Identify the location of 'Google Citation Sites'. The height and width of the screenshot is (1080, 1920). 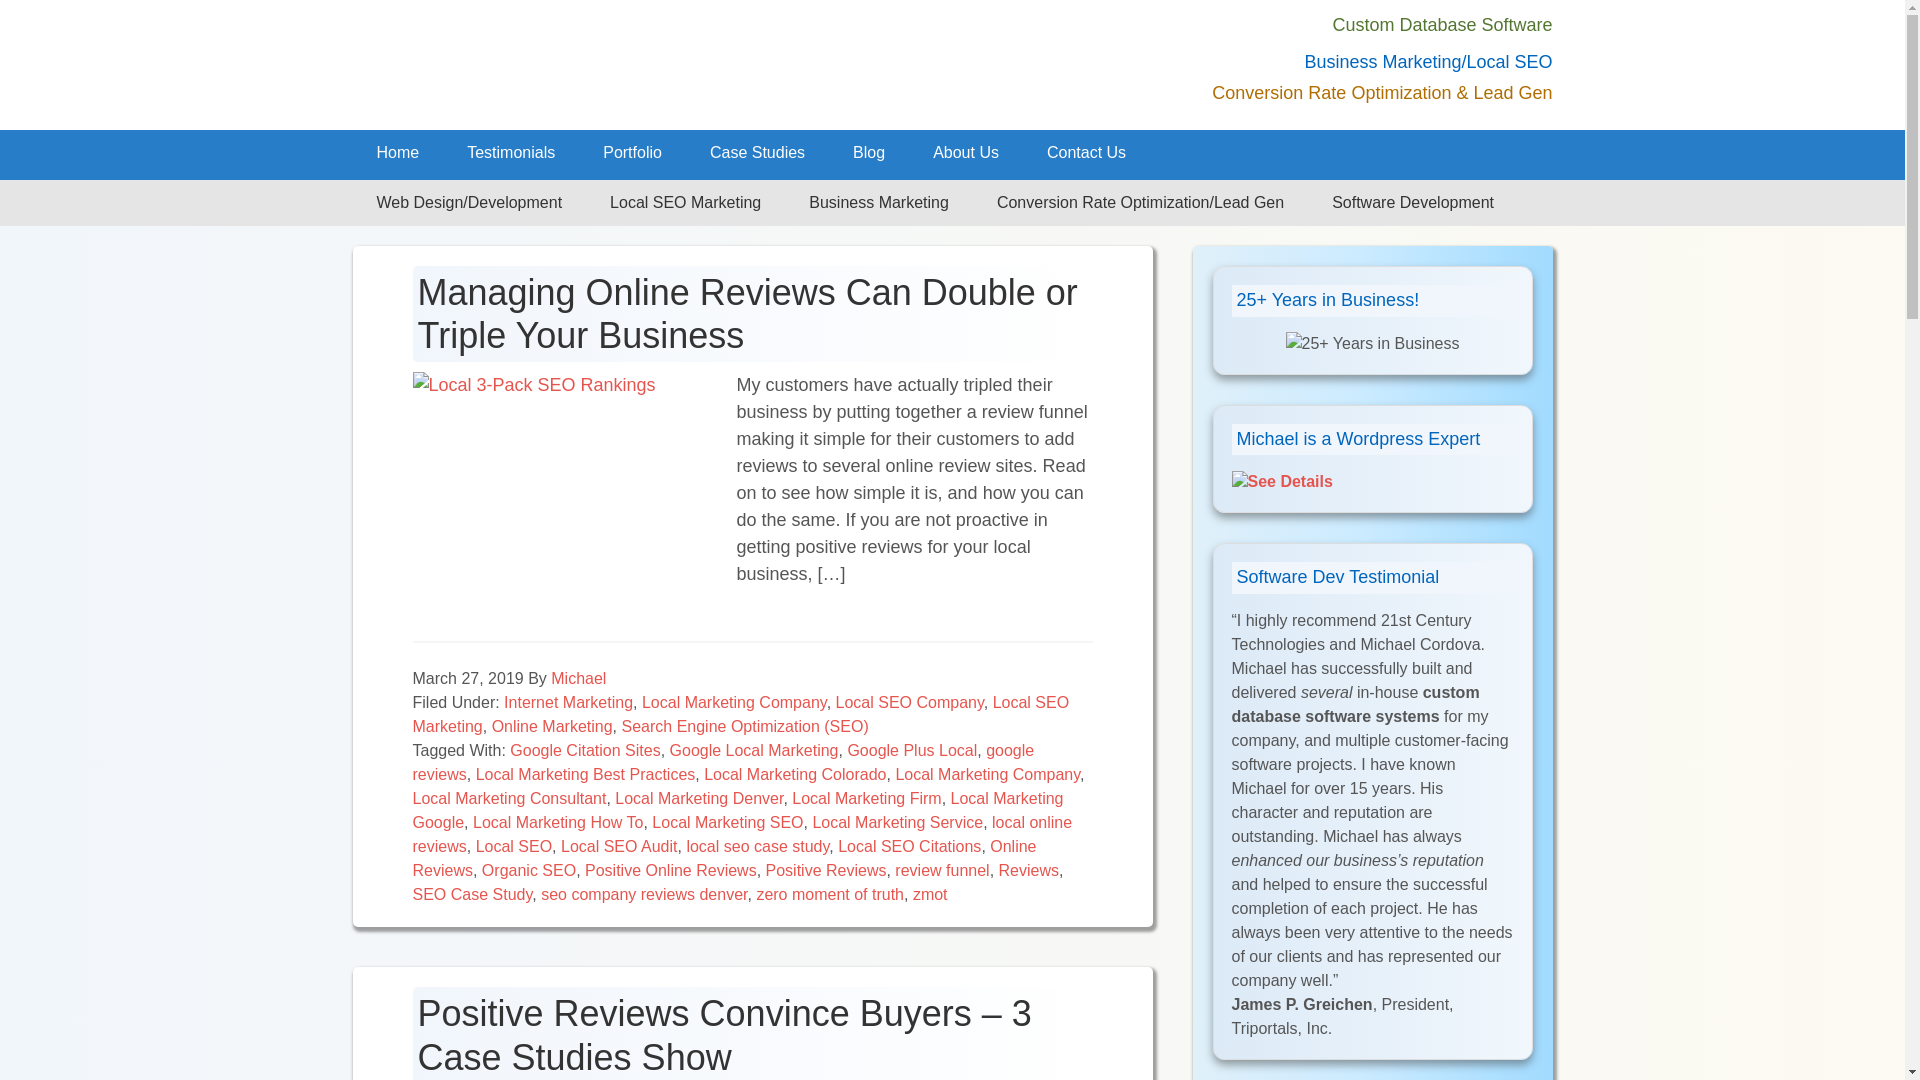
(509, 750).